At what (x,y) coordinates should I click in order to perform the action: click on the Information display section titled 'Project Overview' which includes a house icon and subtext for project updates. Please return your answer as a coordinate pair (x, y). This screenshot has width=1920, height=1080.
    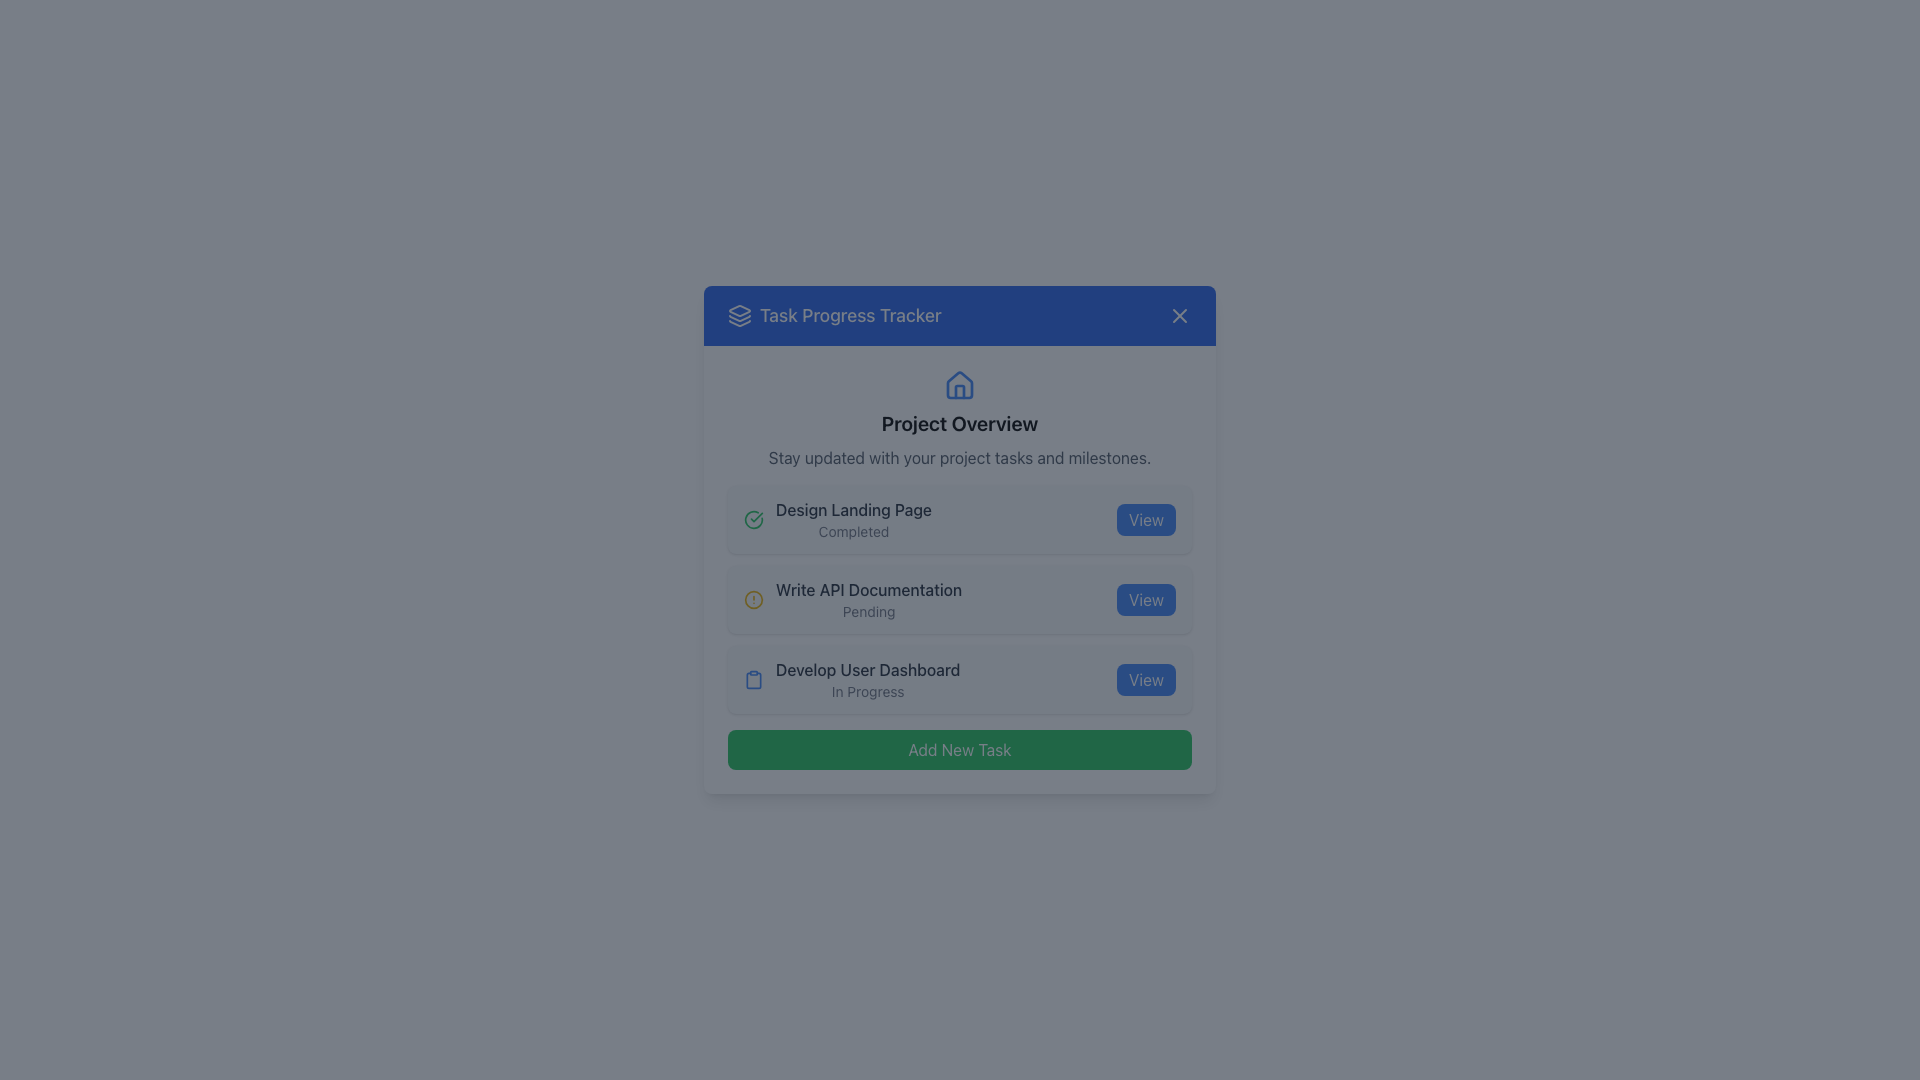
    Looking at the image, I should click on (960, 419).